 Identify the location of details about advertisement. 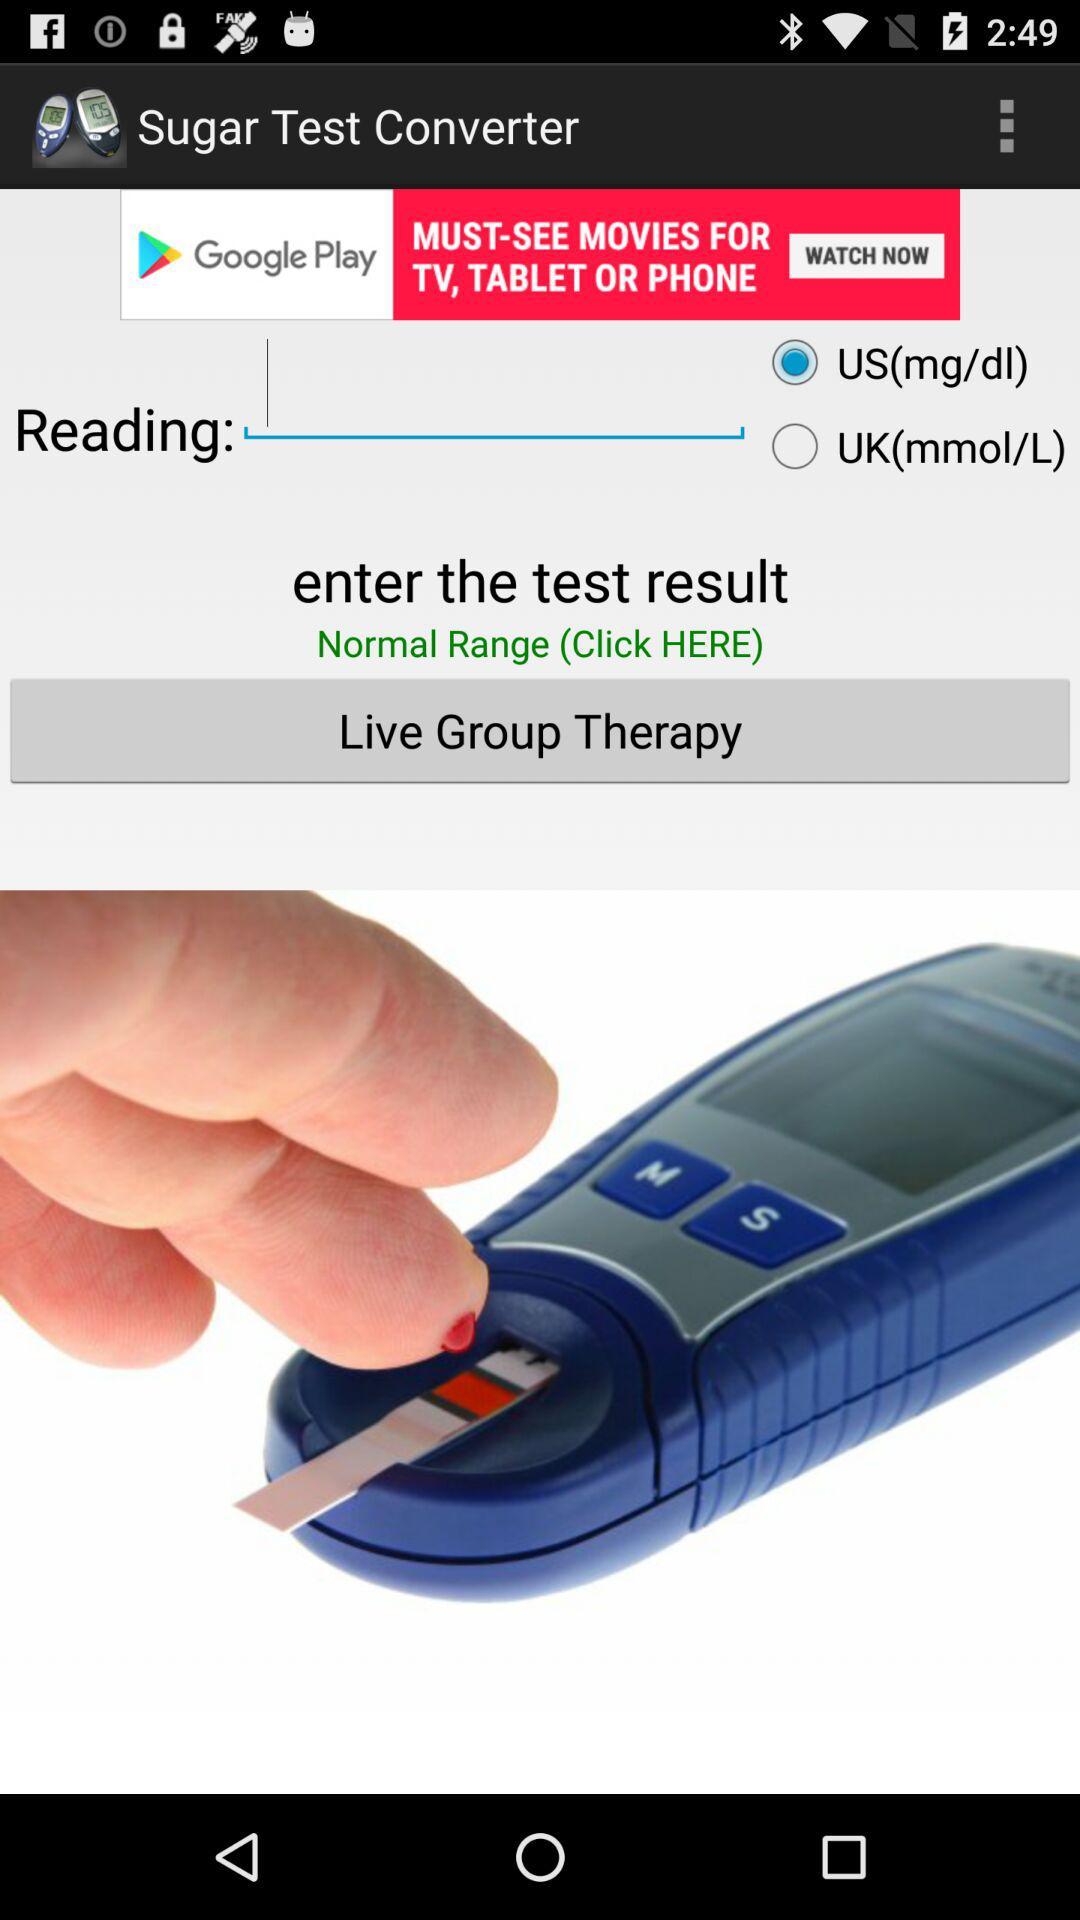
(540, 253).